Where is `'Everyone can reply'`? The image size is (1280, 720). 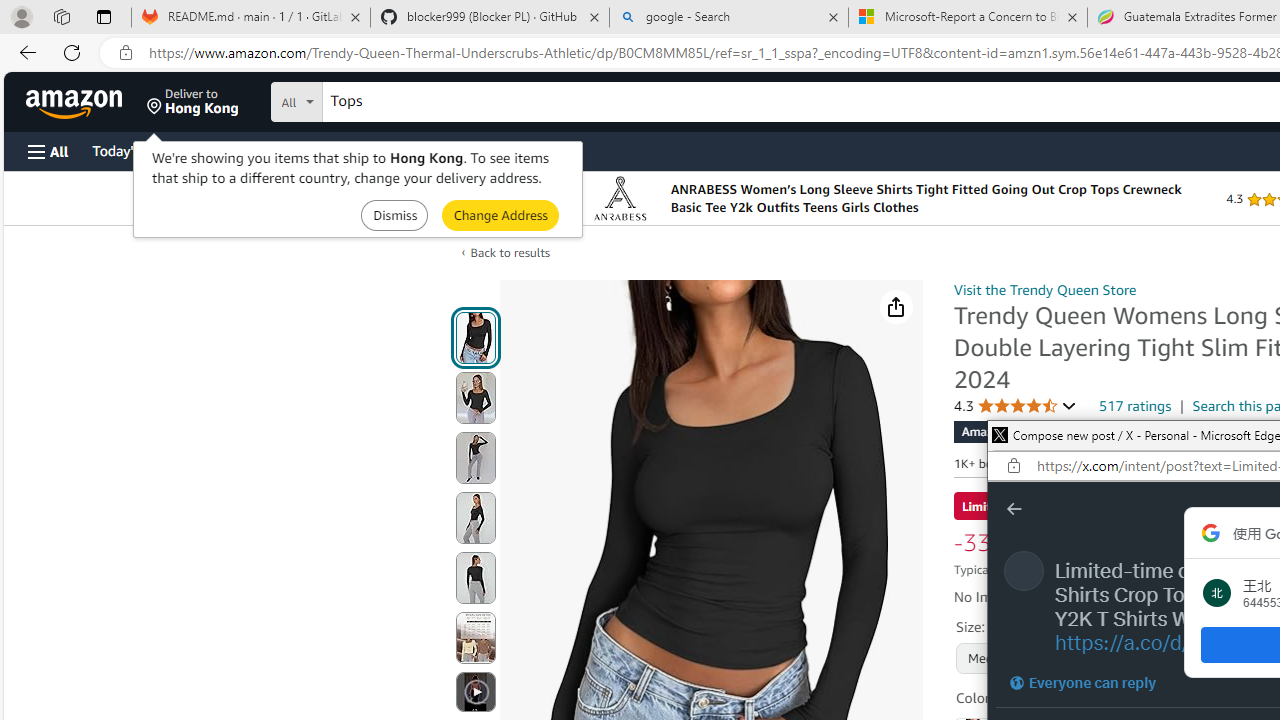 'Everyone can reply' is located at coordinates (1081, 681).